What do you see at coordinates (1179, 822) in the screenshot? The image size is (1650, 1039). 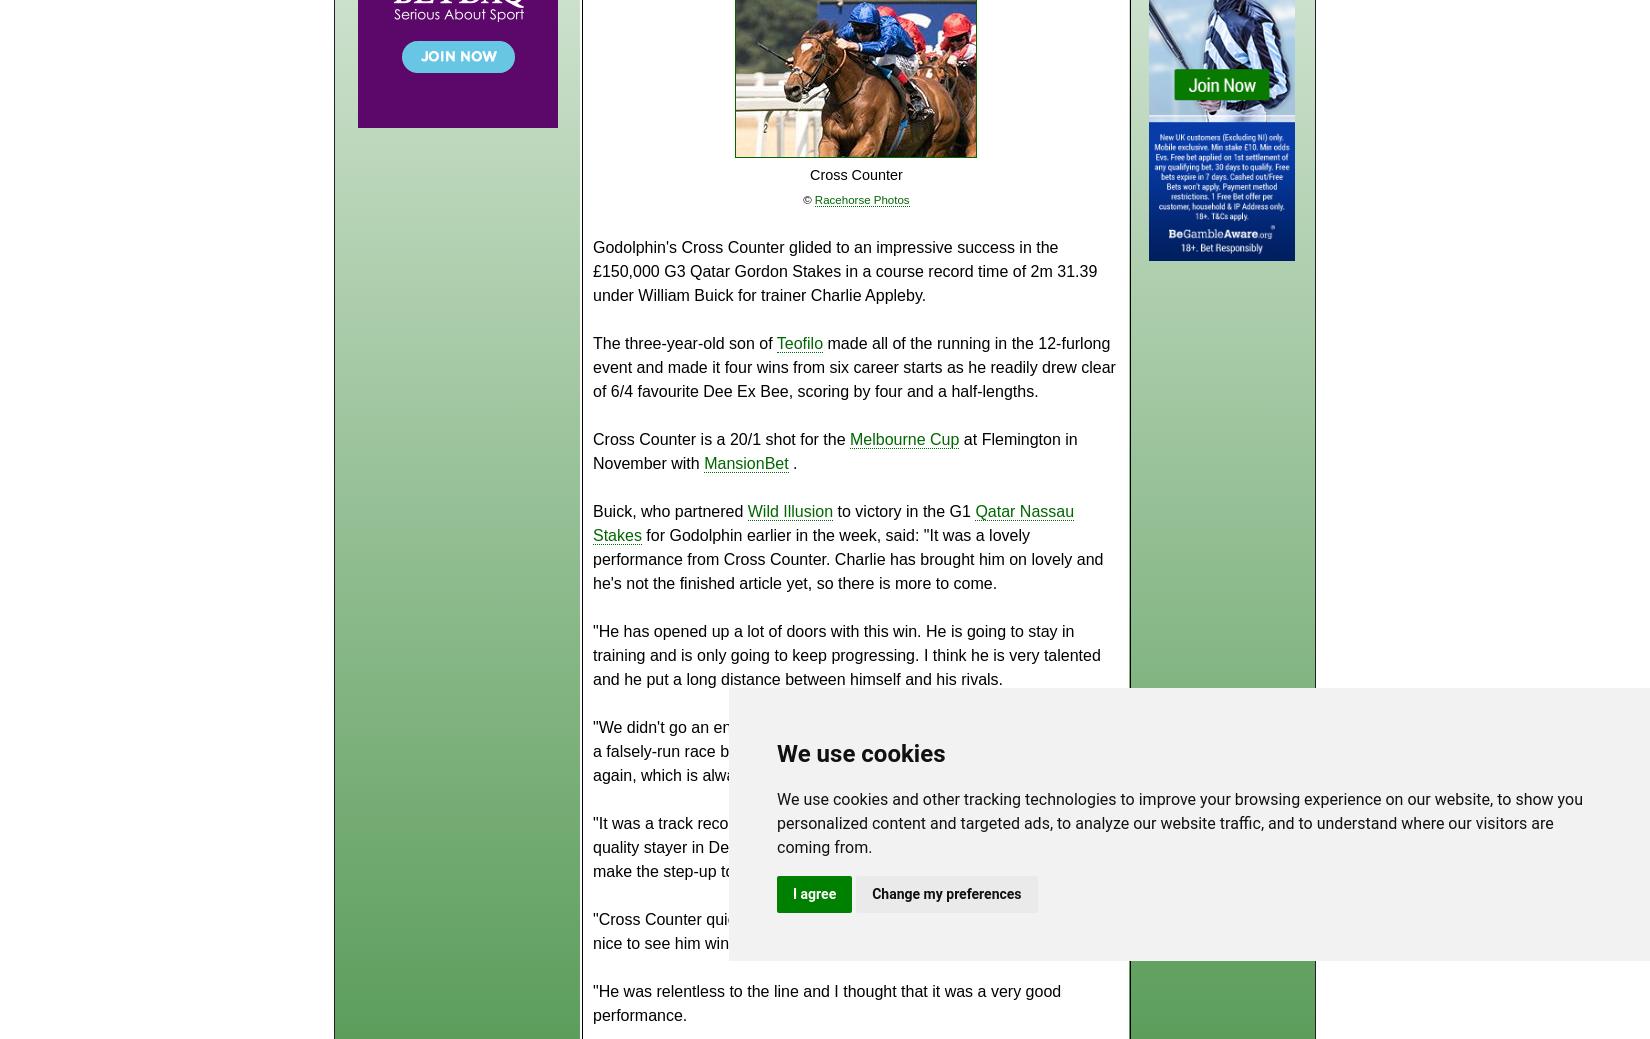 I see `'We use cookies and other tracking technologies to improve your browsing experience on our website, to show you personalized content and targeted ads, to analyze our website traffic, and to understand where our visitors are coming from.'` at bounding box center [1179, 822].